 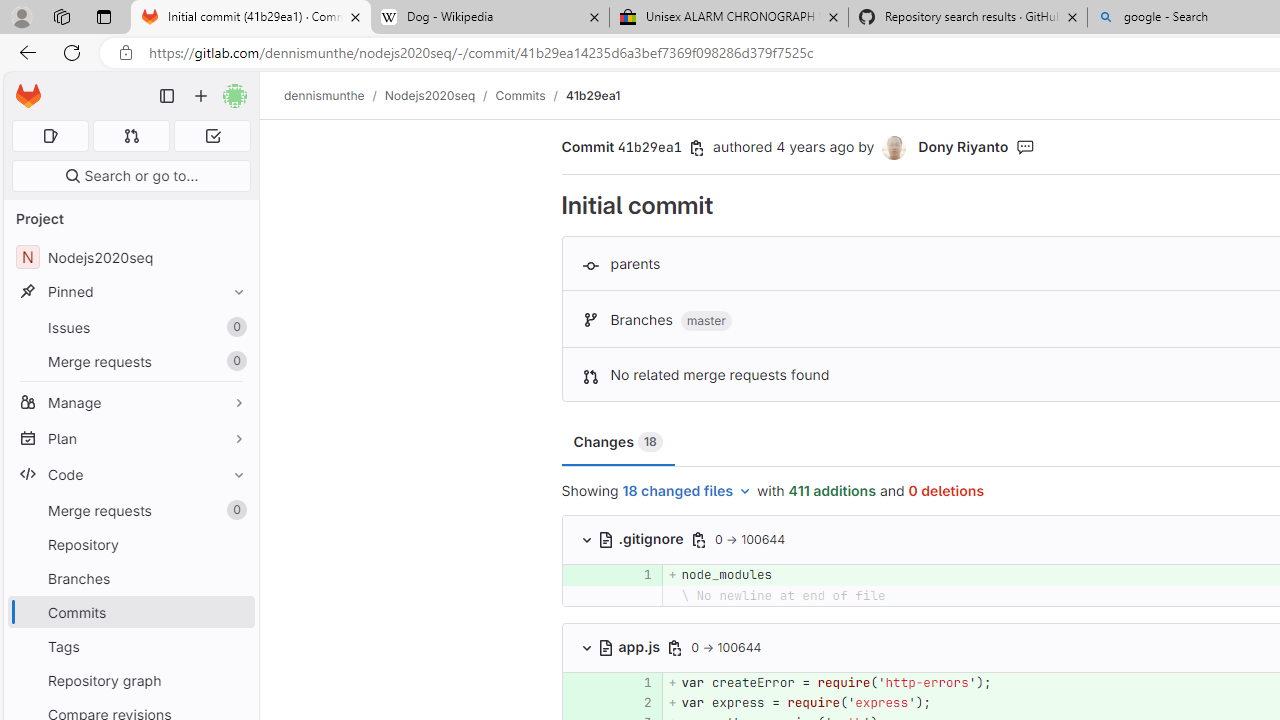 I want to click on 'NNodejs2020seq', so click(x=130, y=256).